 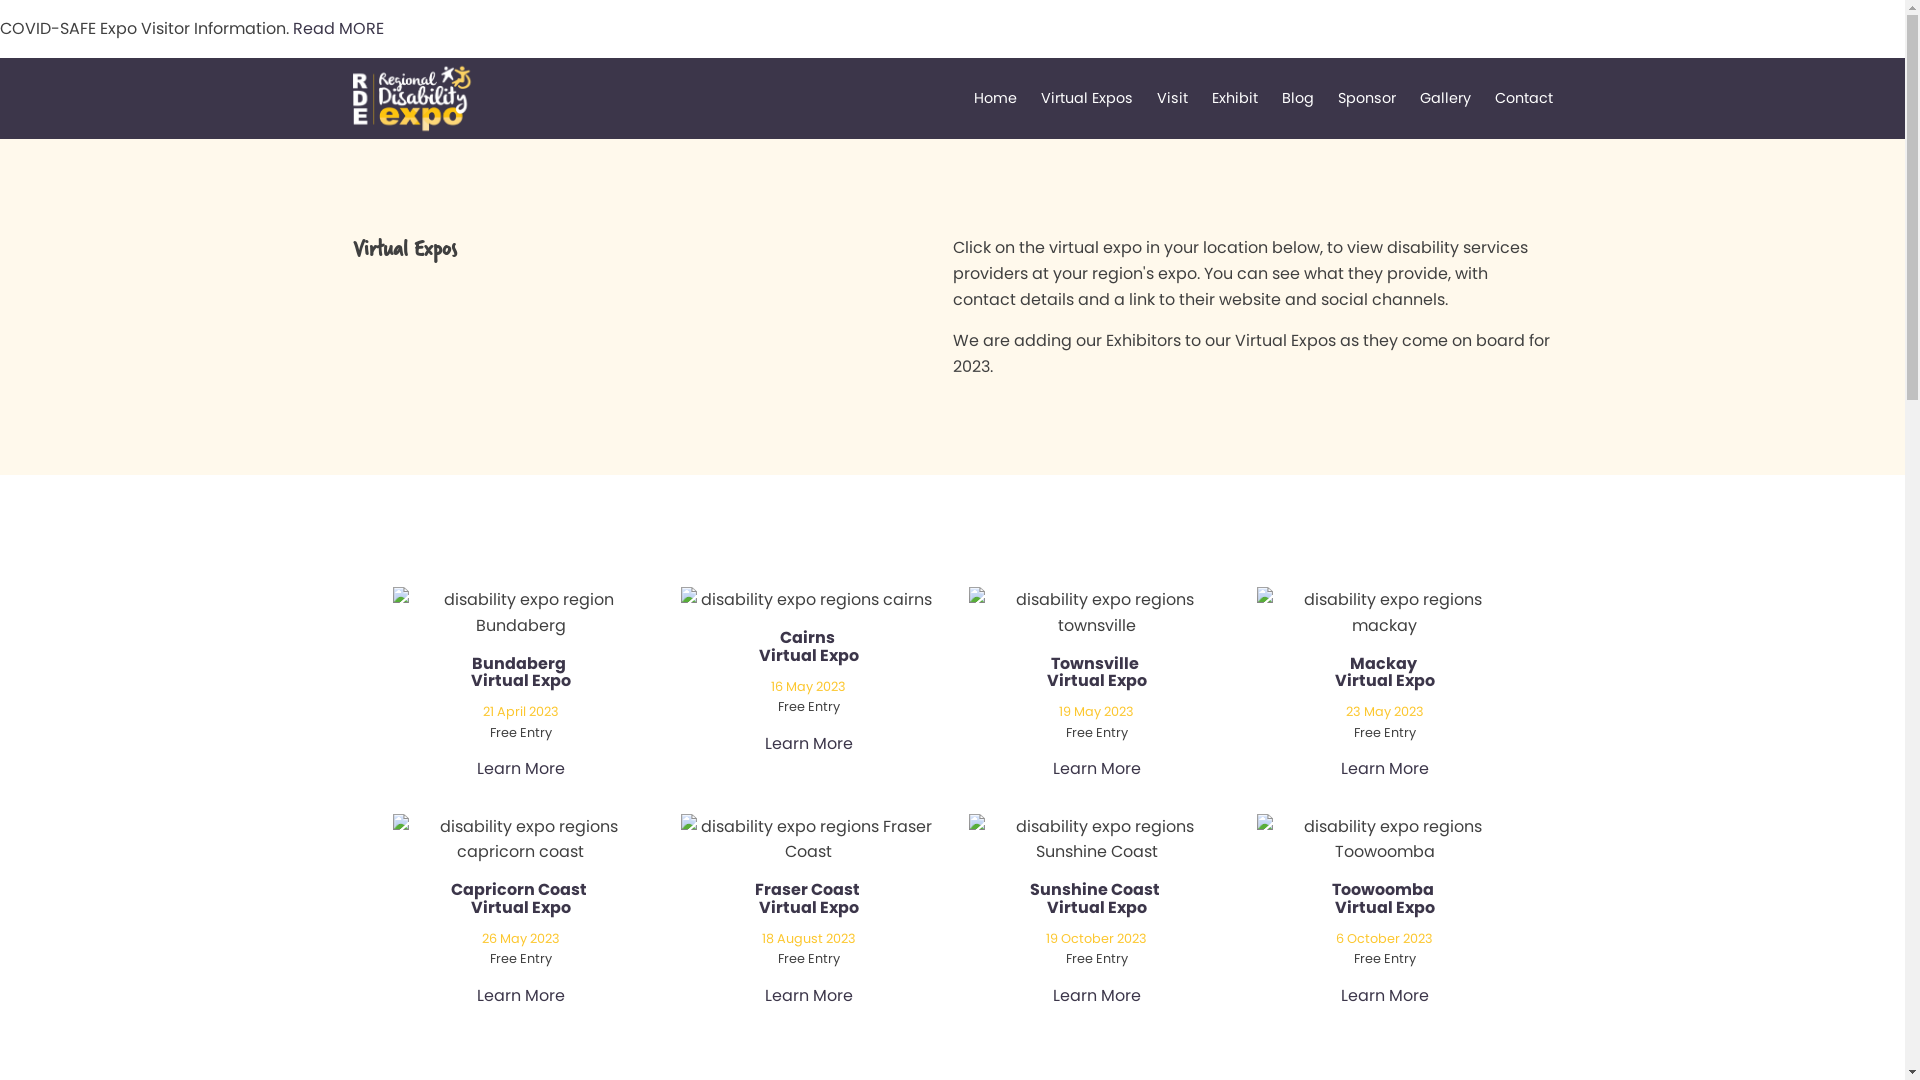 What do you see at coordinates (974, 98) in the screenshot?
I see `'Home'` at bounding box center [974, 98].